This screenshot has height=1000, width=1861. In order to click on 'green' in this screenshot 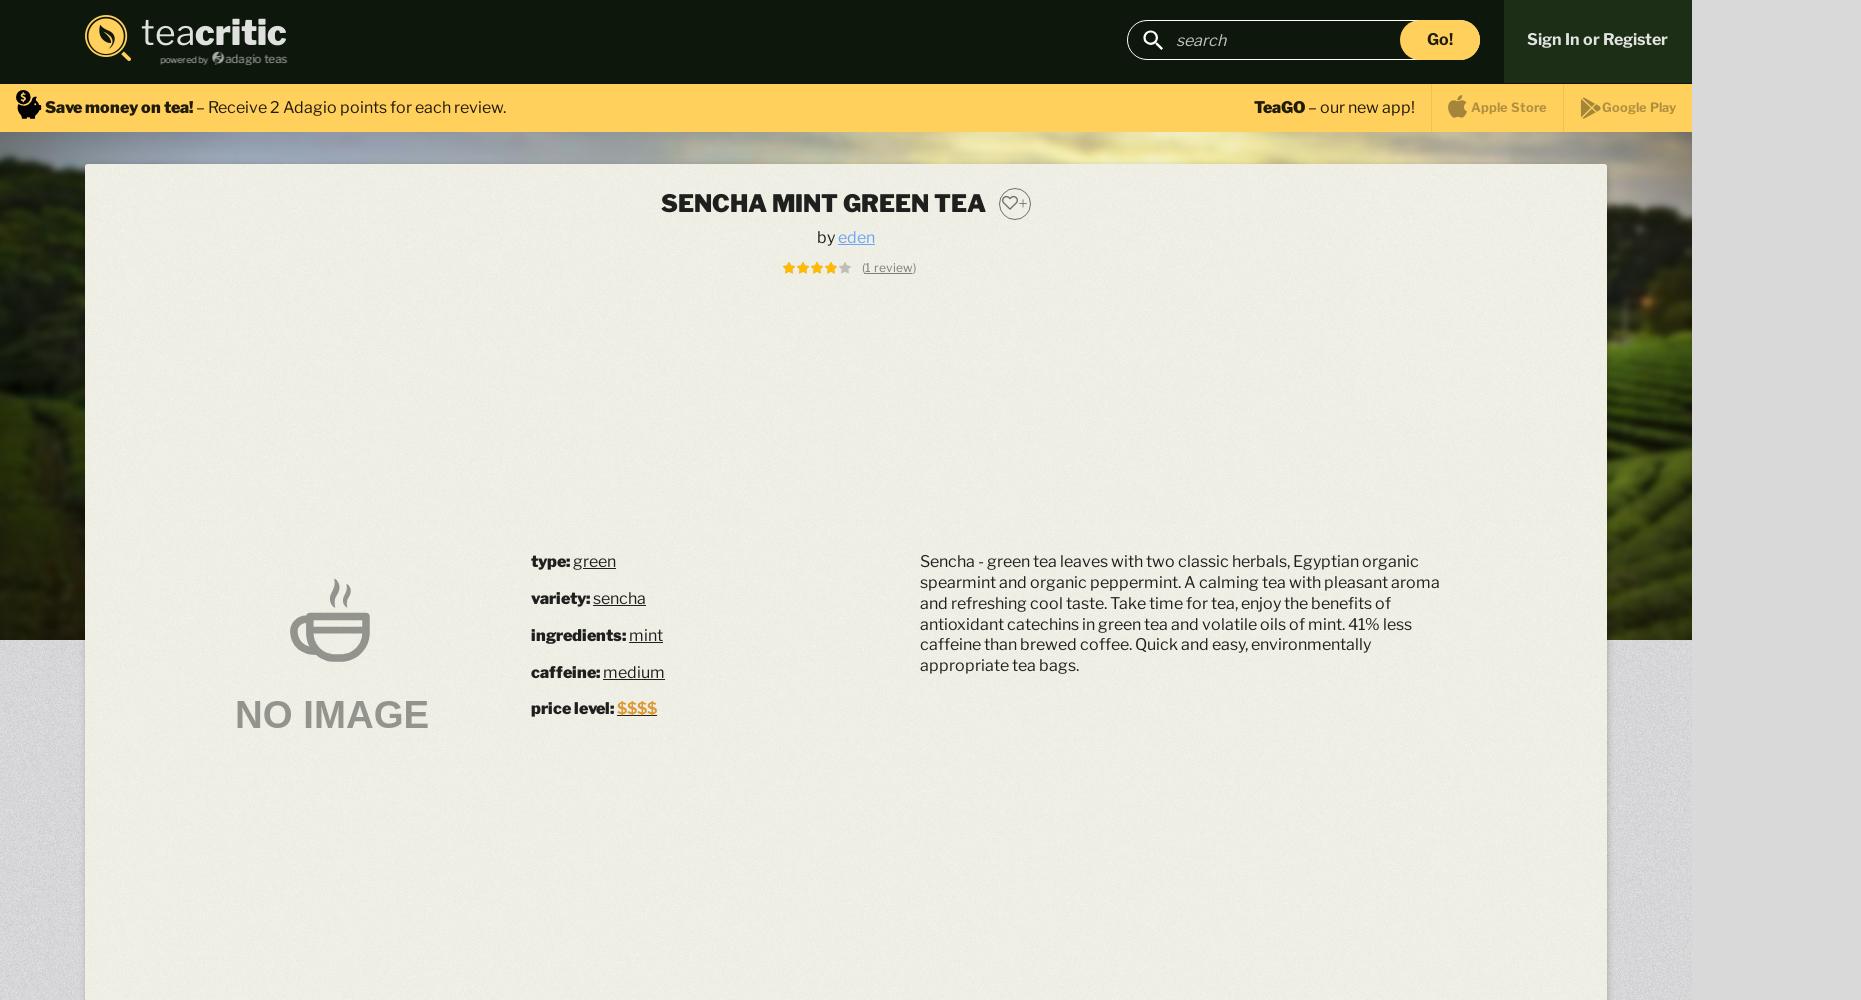, I will do `click(593, 561)`.